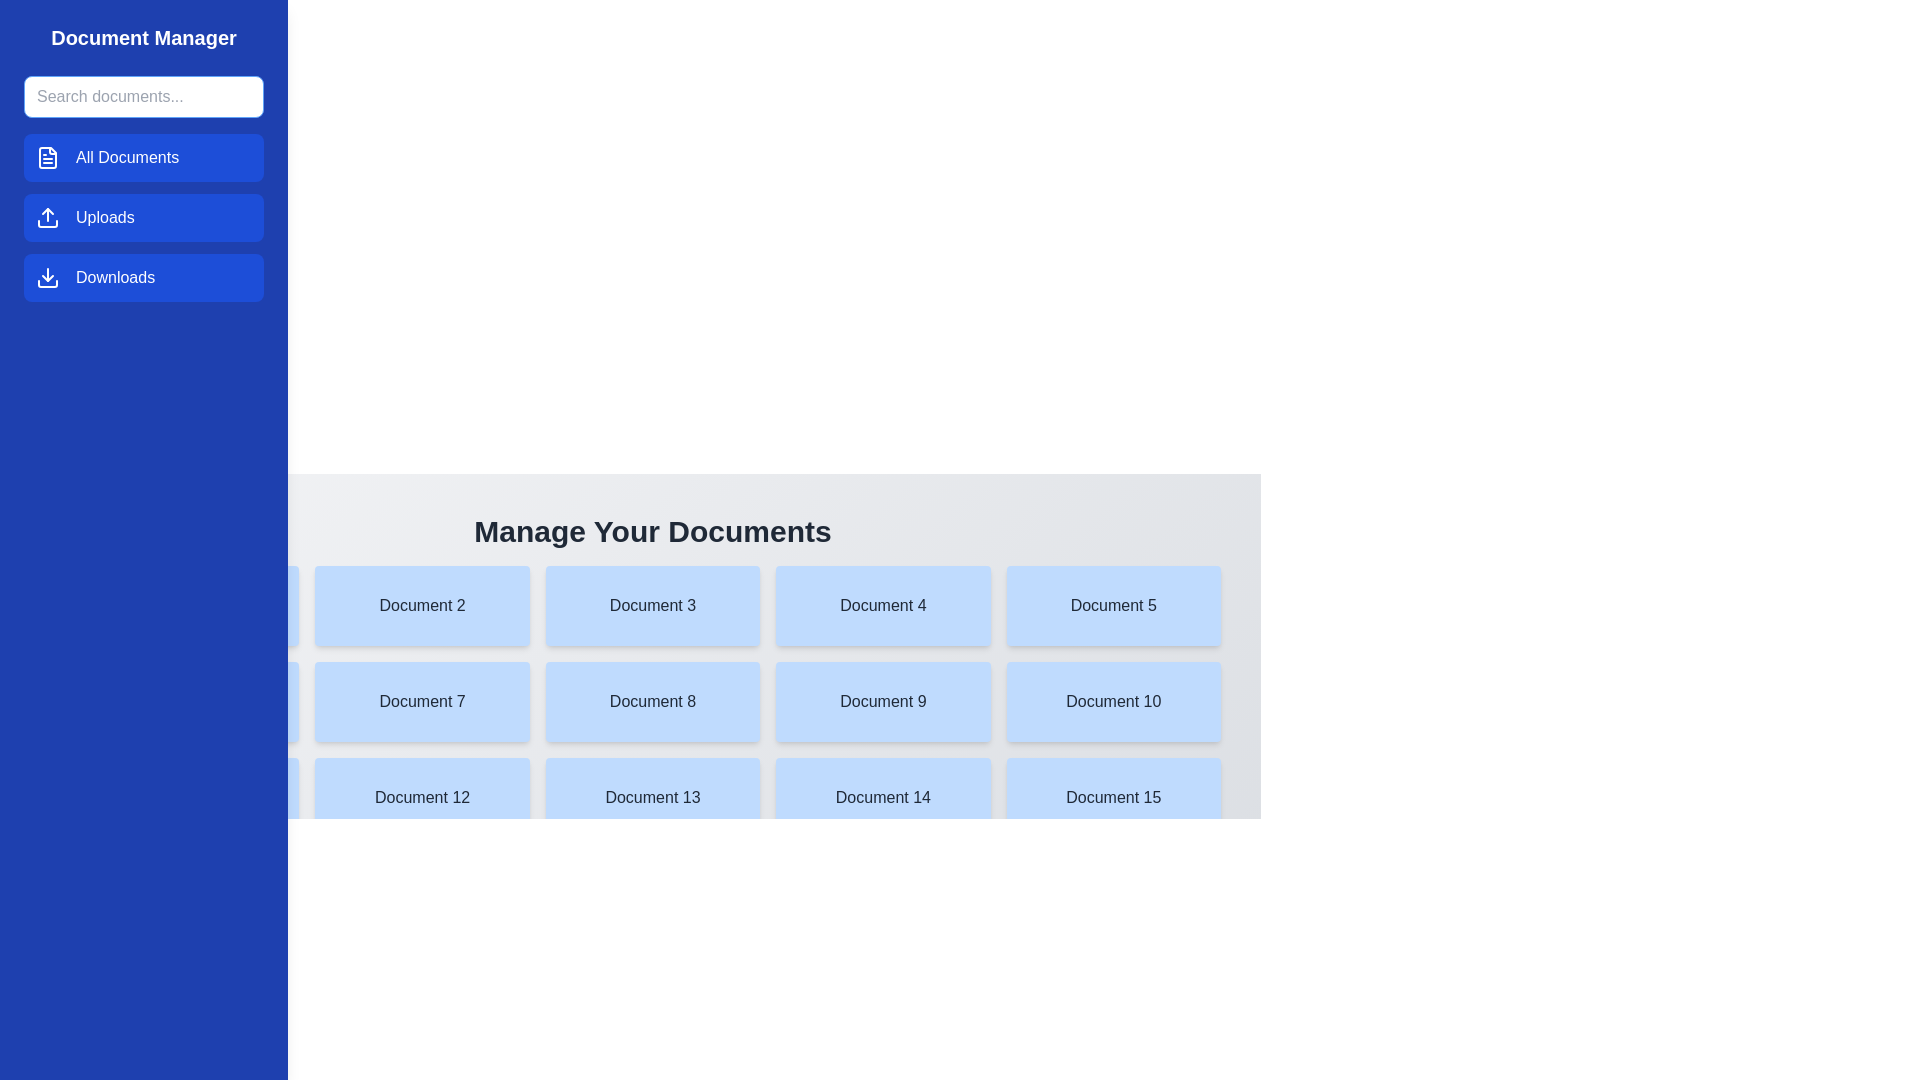 This screenshot has width=1920, height=1080. What do you see at coordinates (143, 157) in the screenshot?
I see `the document category All Documents from the list` at bounding box center [143, 157].